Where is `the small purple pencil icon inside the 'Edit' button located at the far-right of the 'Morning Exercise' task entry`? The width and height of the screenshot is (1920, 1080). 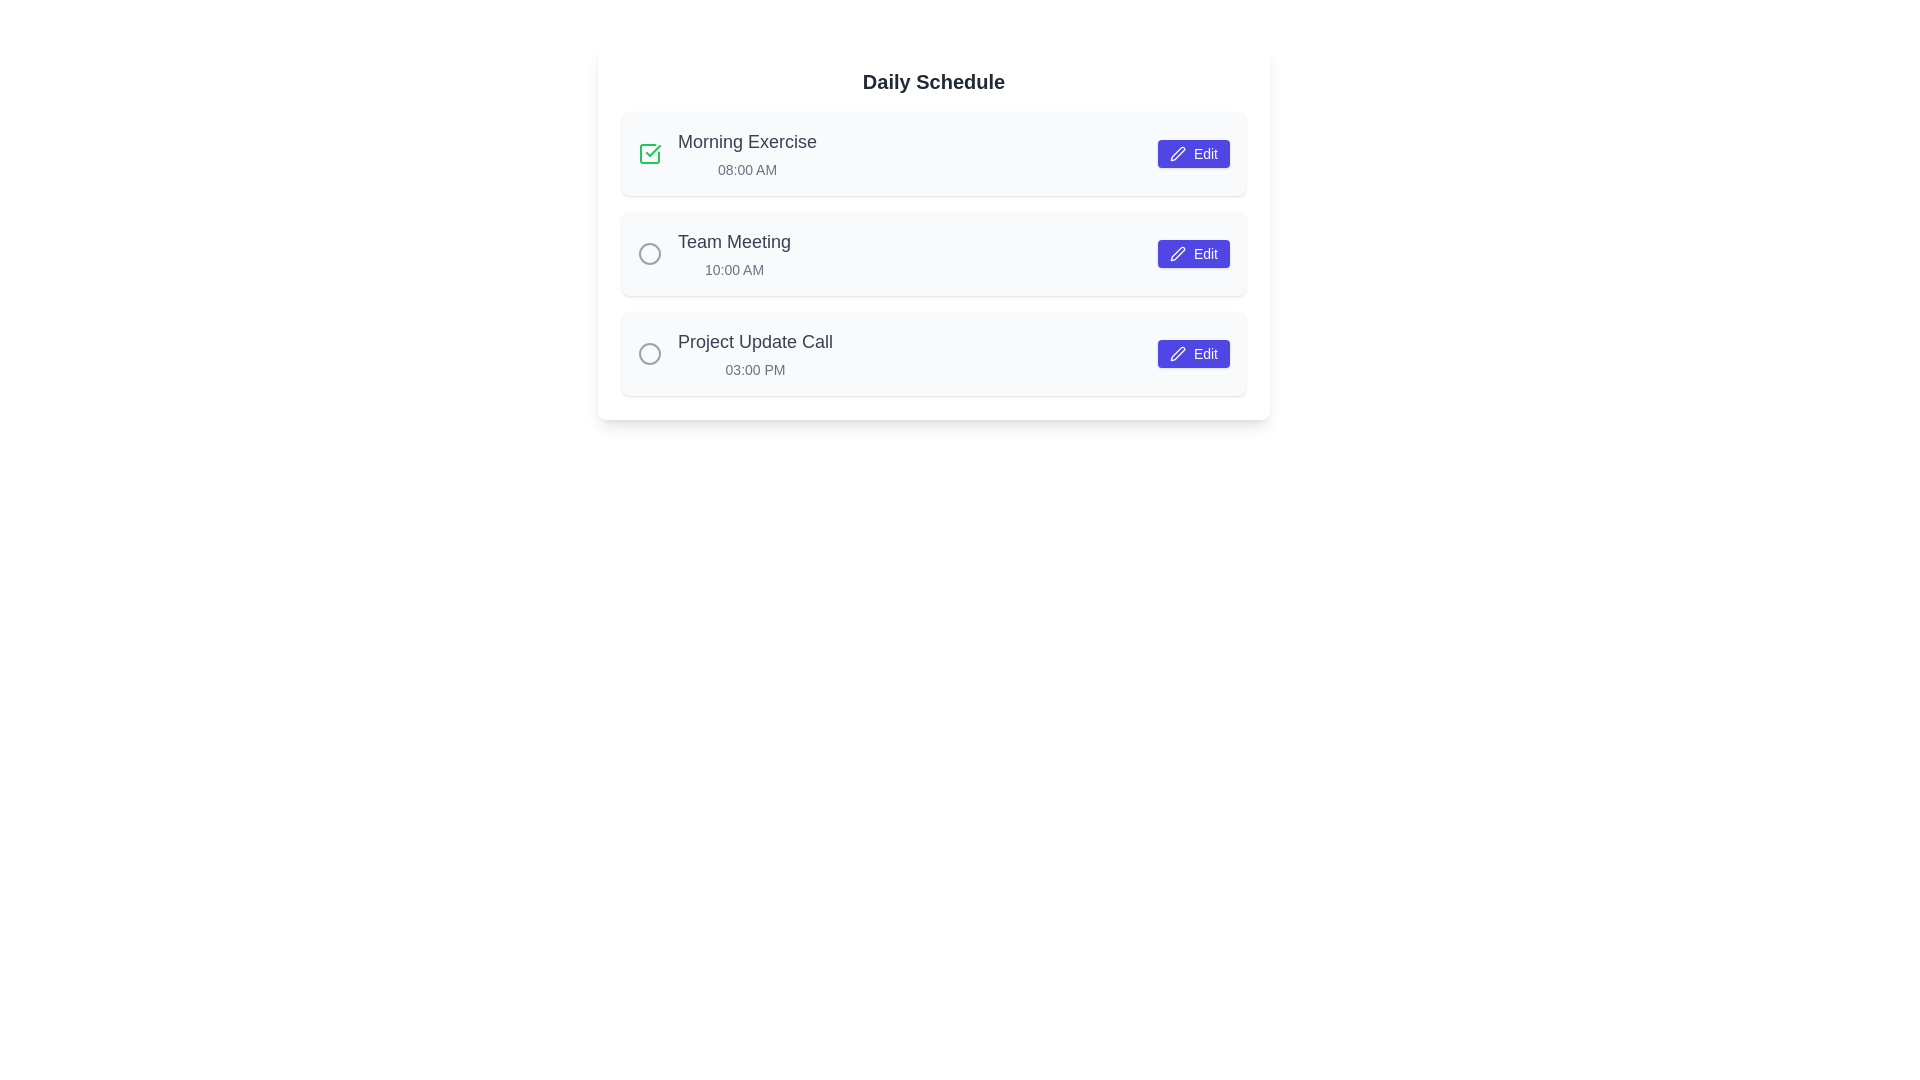
the small purple pencil icon inside the 'Edit' button located at the far-right of the 'Morning Exercise' task entry is located at coordinates (1177, 153).